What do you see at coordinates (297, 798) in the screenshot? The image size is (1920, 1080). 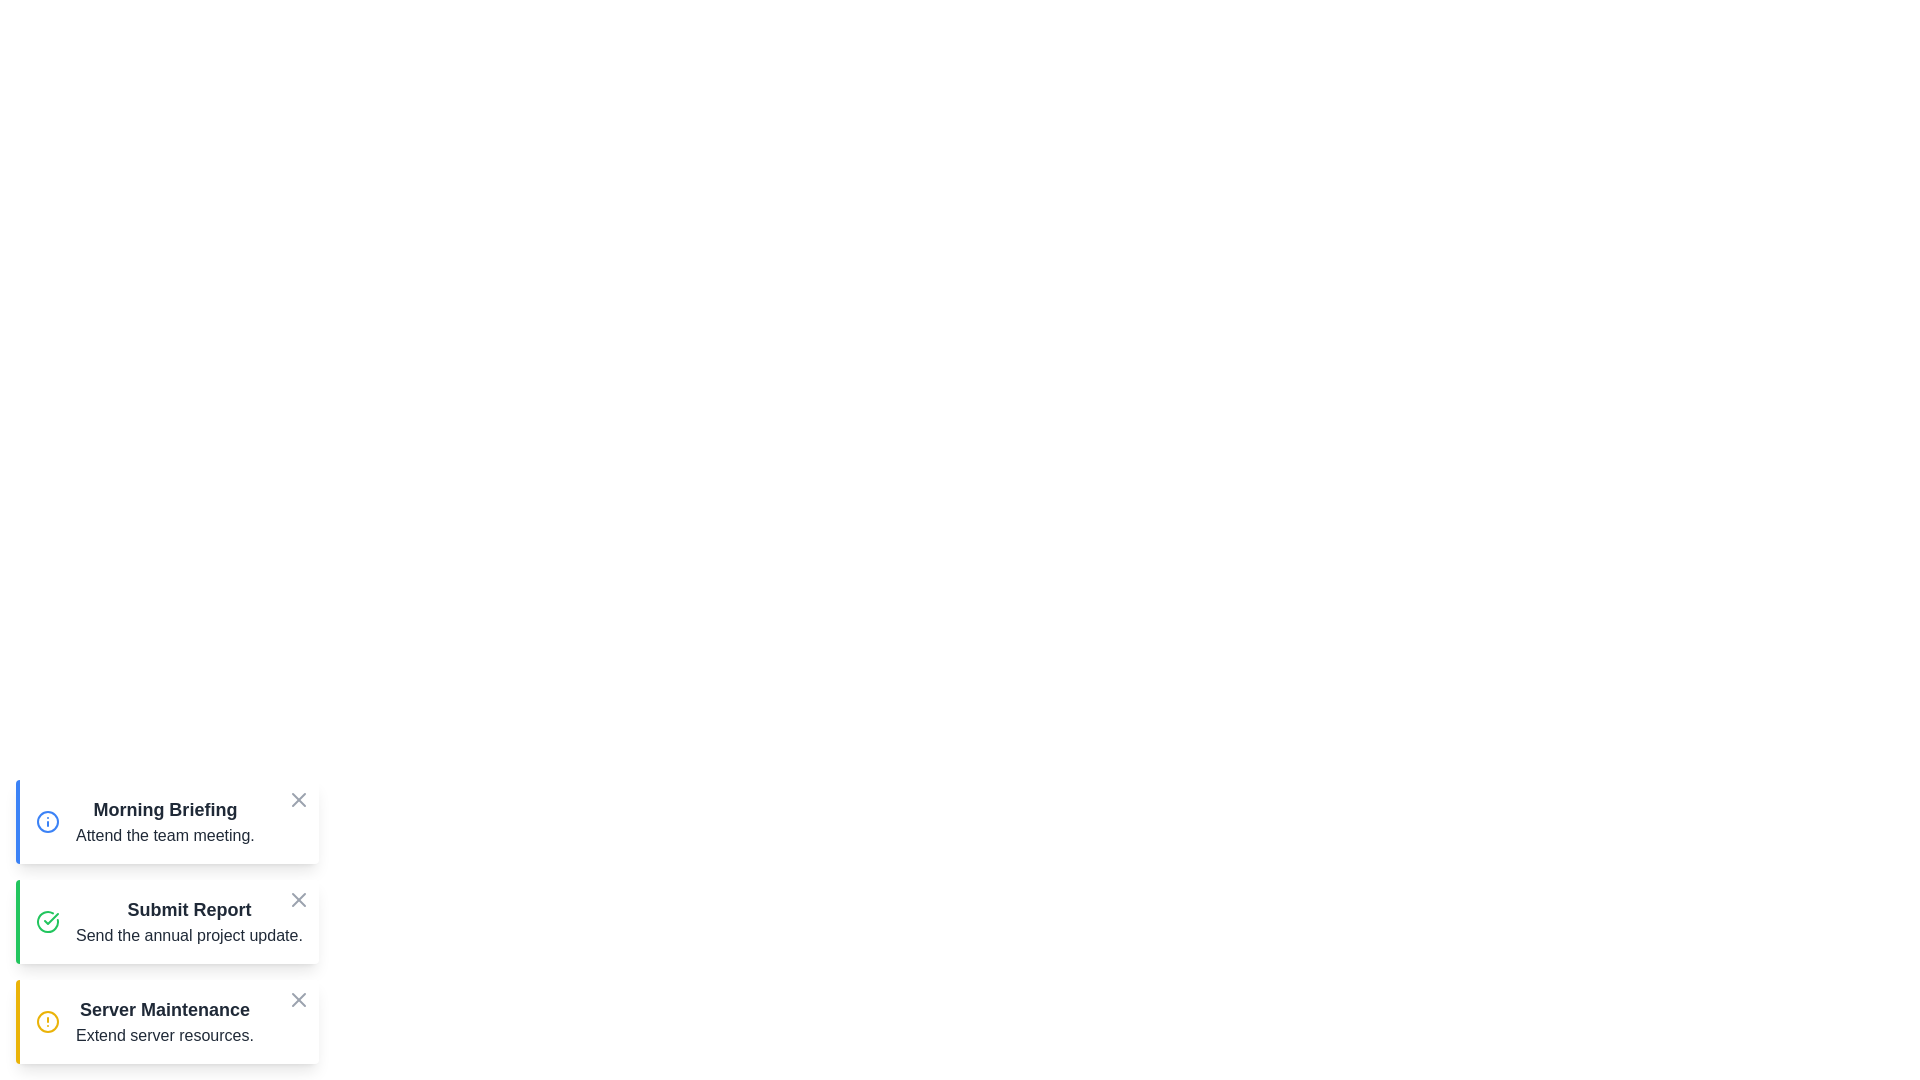 I see `the close button icon in the first notification card` at bounding box center [297, 798].